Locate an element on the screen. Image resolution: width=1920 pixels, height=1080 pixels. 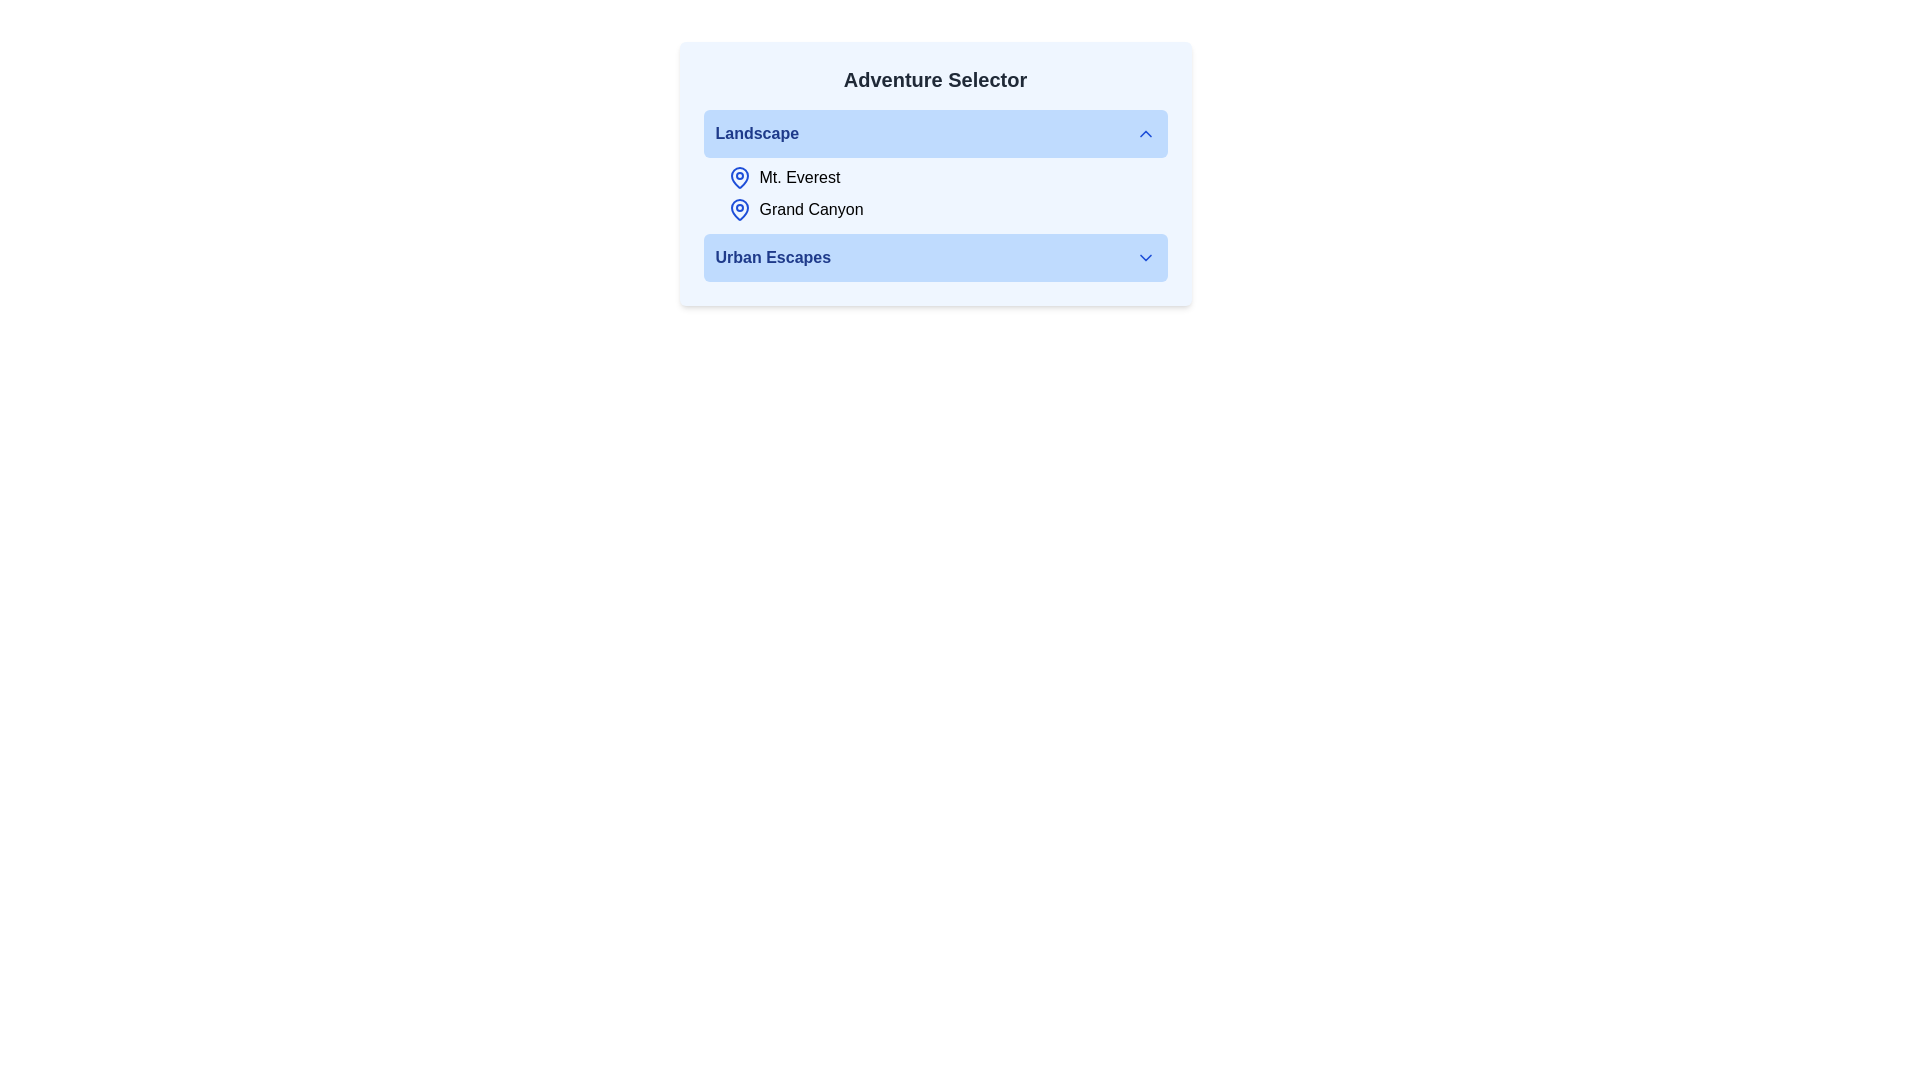
the 'Urban Escapes' button, which is a rectangular button with a light blue background and is located at the bottom of the 'Adventure Selector' module, below the 'Grand Canyon' option is located at coordinates (934, 257).